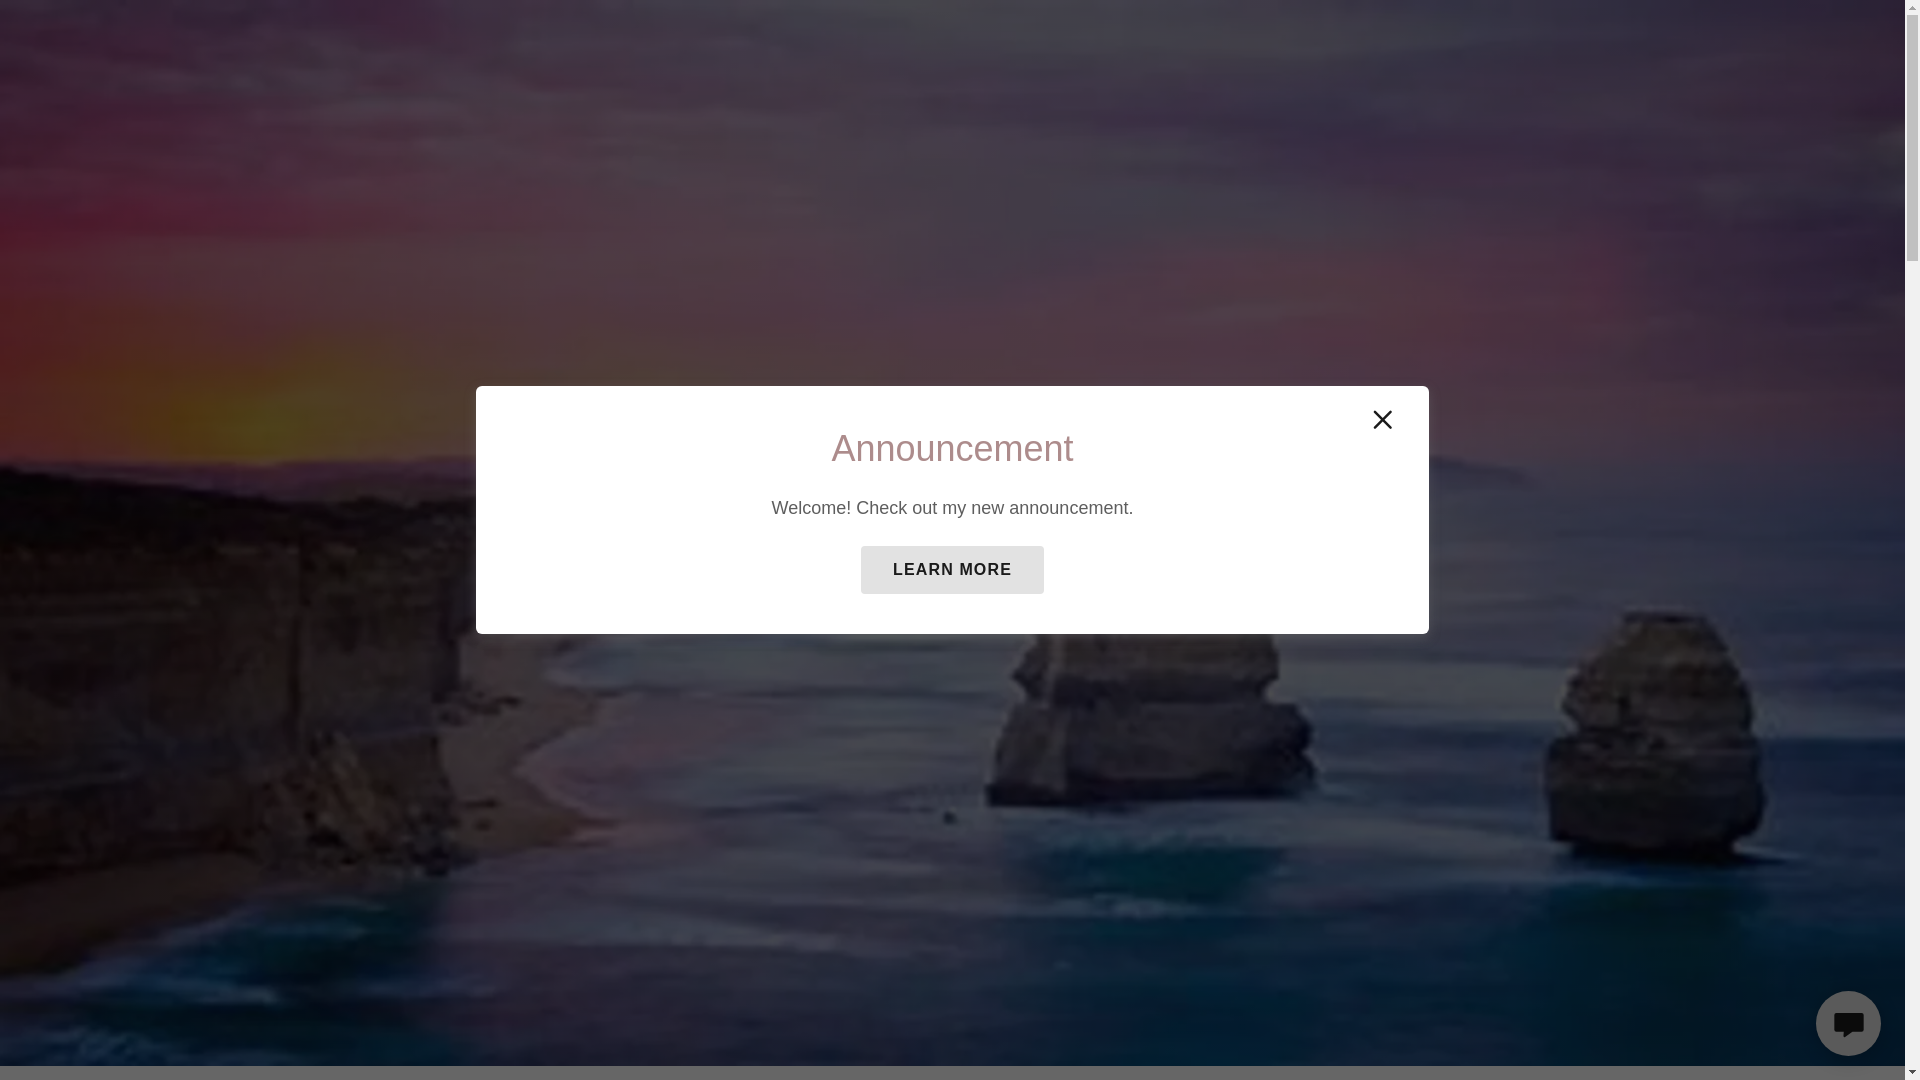 This screenshot has height=1080, width=1920. Describe the element at coordinates (951, 570) in the screenshot. I see `'LEARN MORE'` at that location.